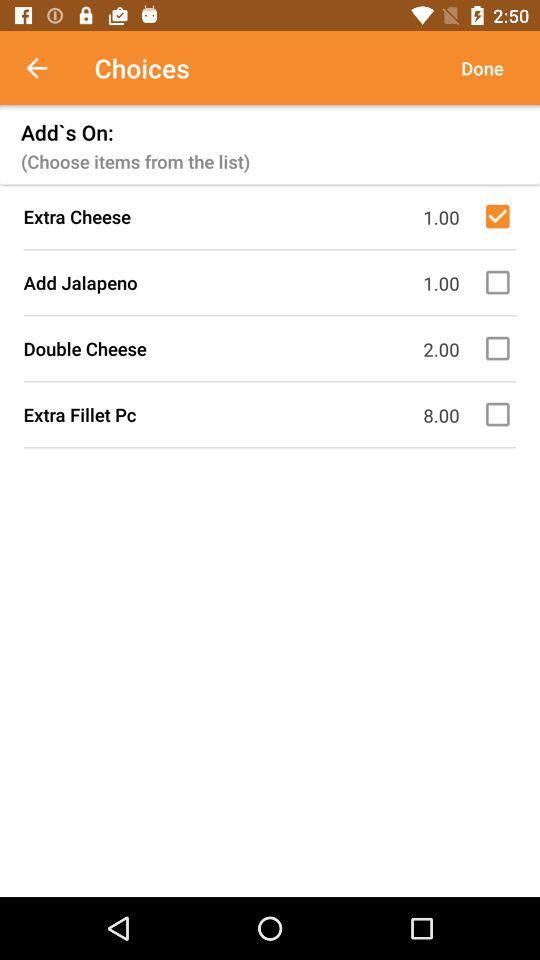  I want to click on item above add`s on: item, so click(47, 68).